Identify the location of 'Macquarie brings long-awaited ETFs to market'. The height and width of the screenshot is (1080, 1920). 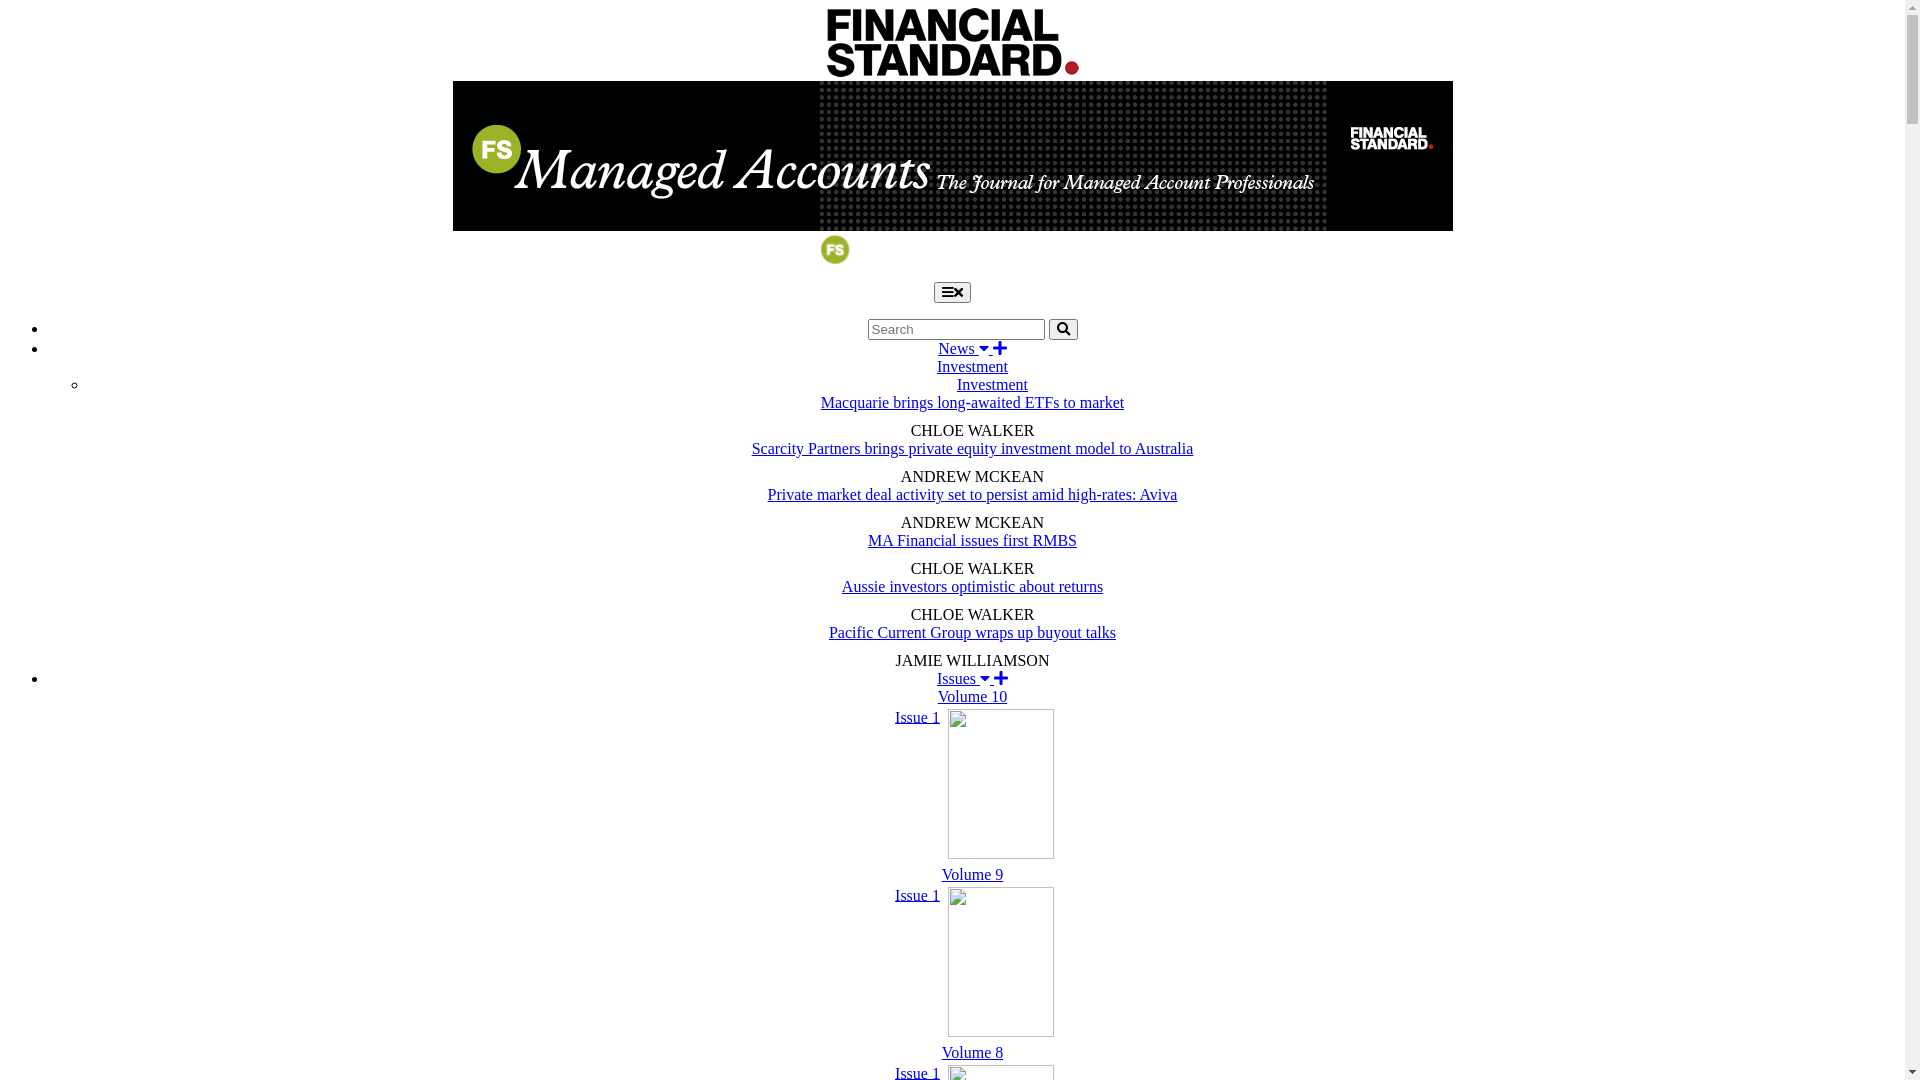
(972, 402).